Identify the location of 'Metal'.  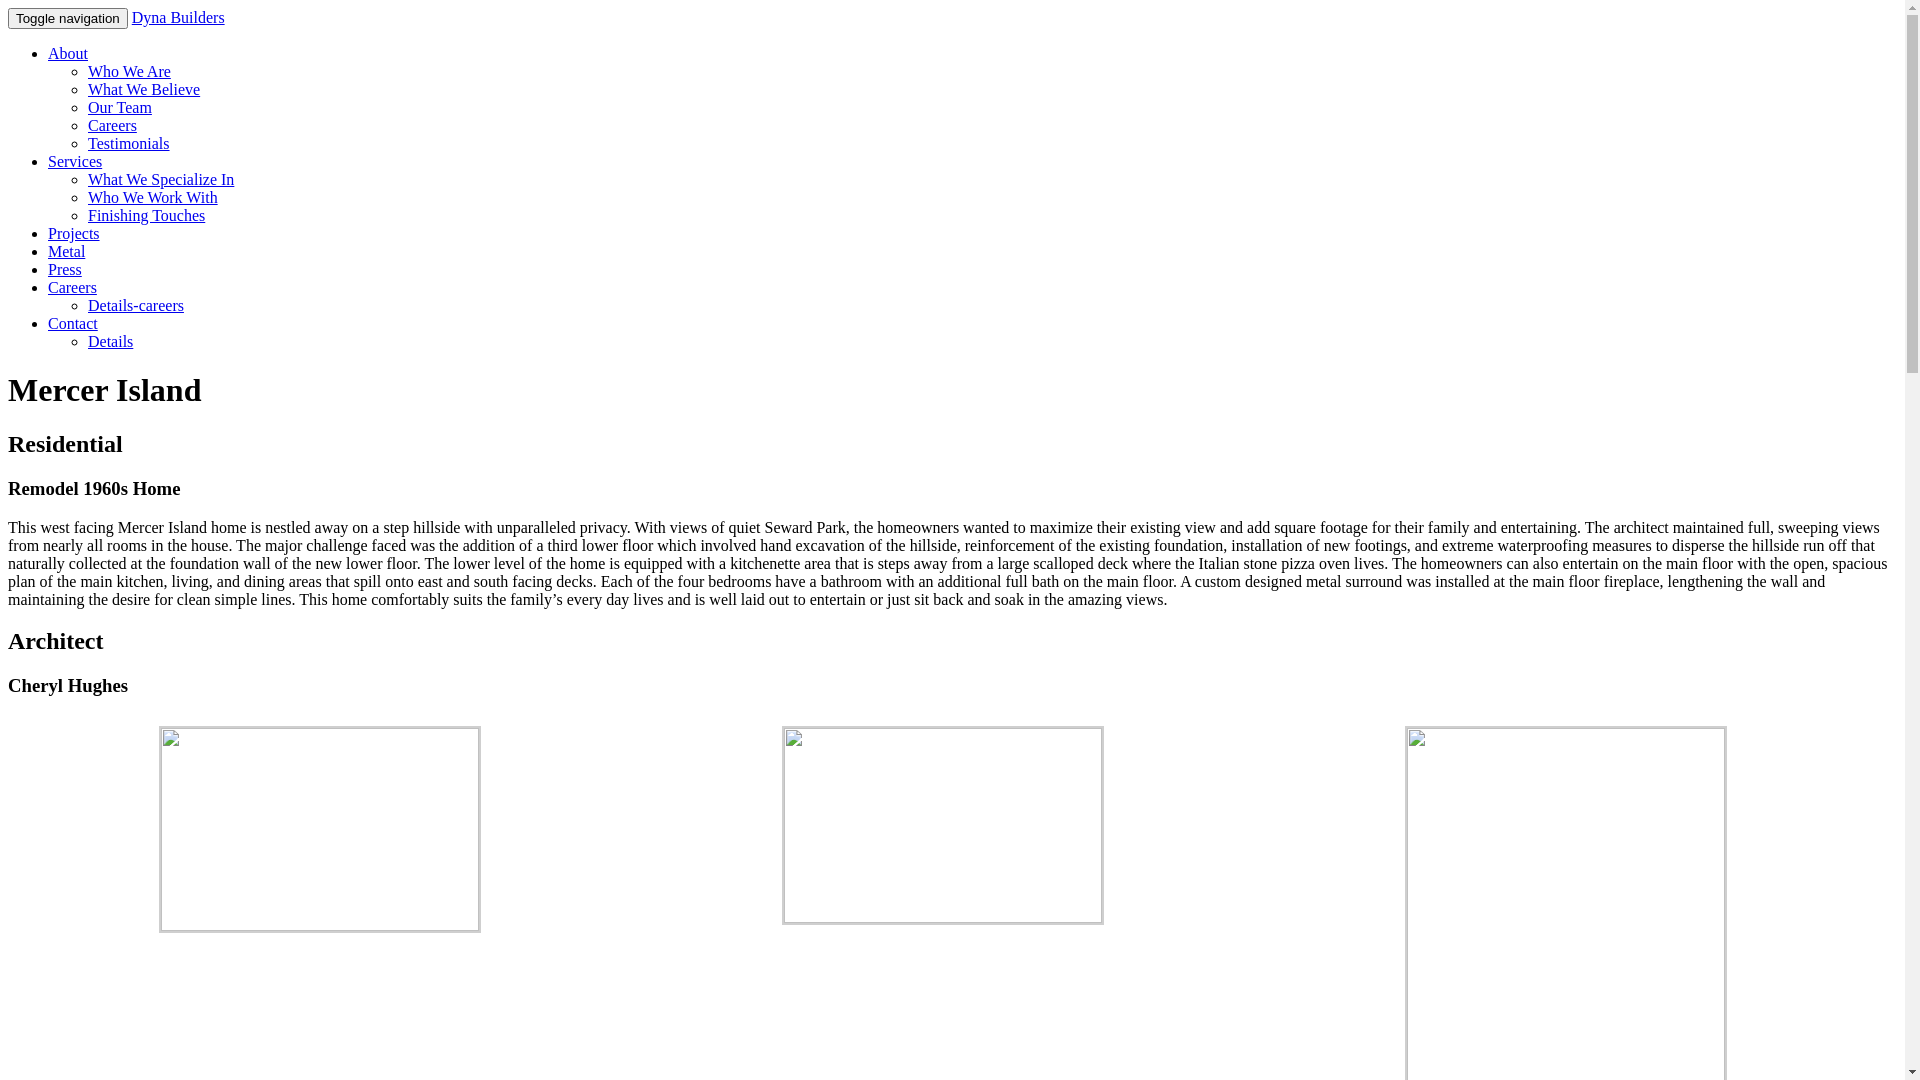
(48, 250).